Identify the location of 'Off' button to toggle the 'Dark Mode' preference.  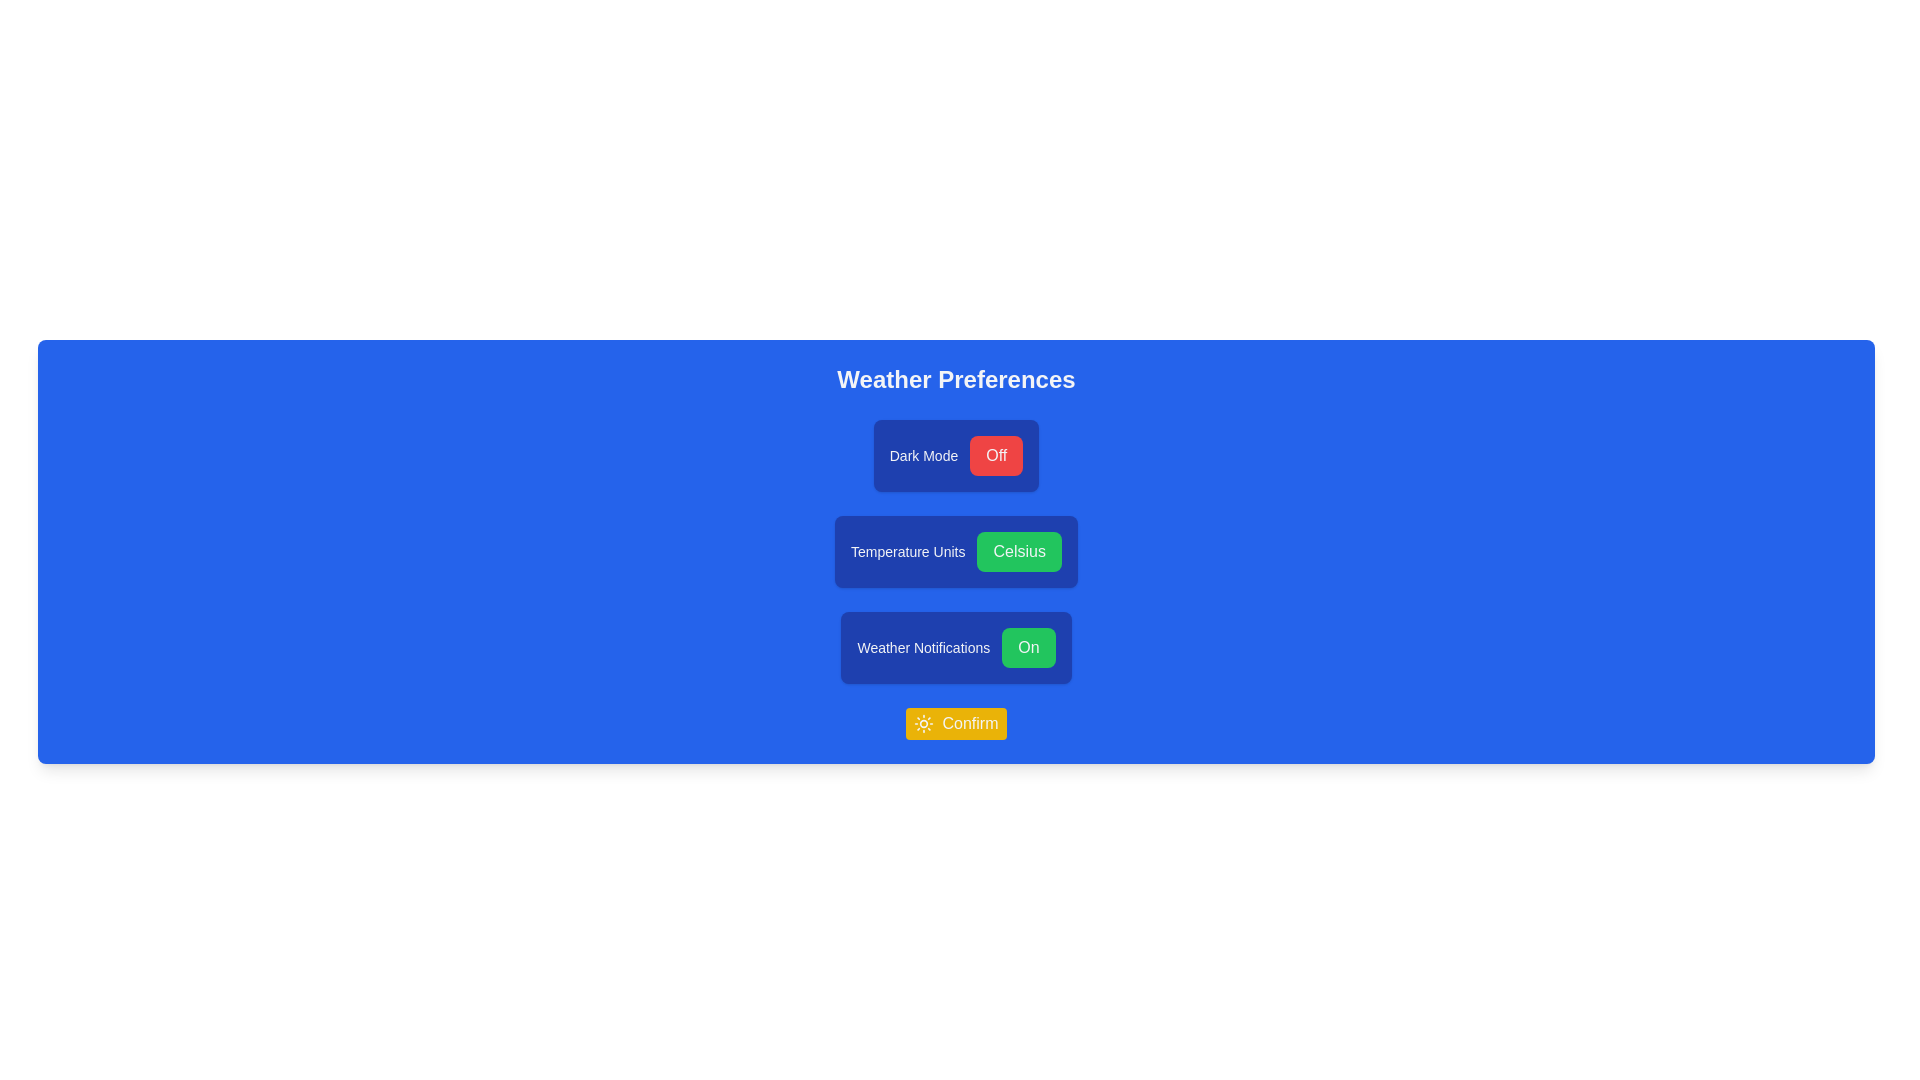
(996, 455).